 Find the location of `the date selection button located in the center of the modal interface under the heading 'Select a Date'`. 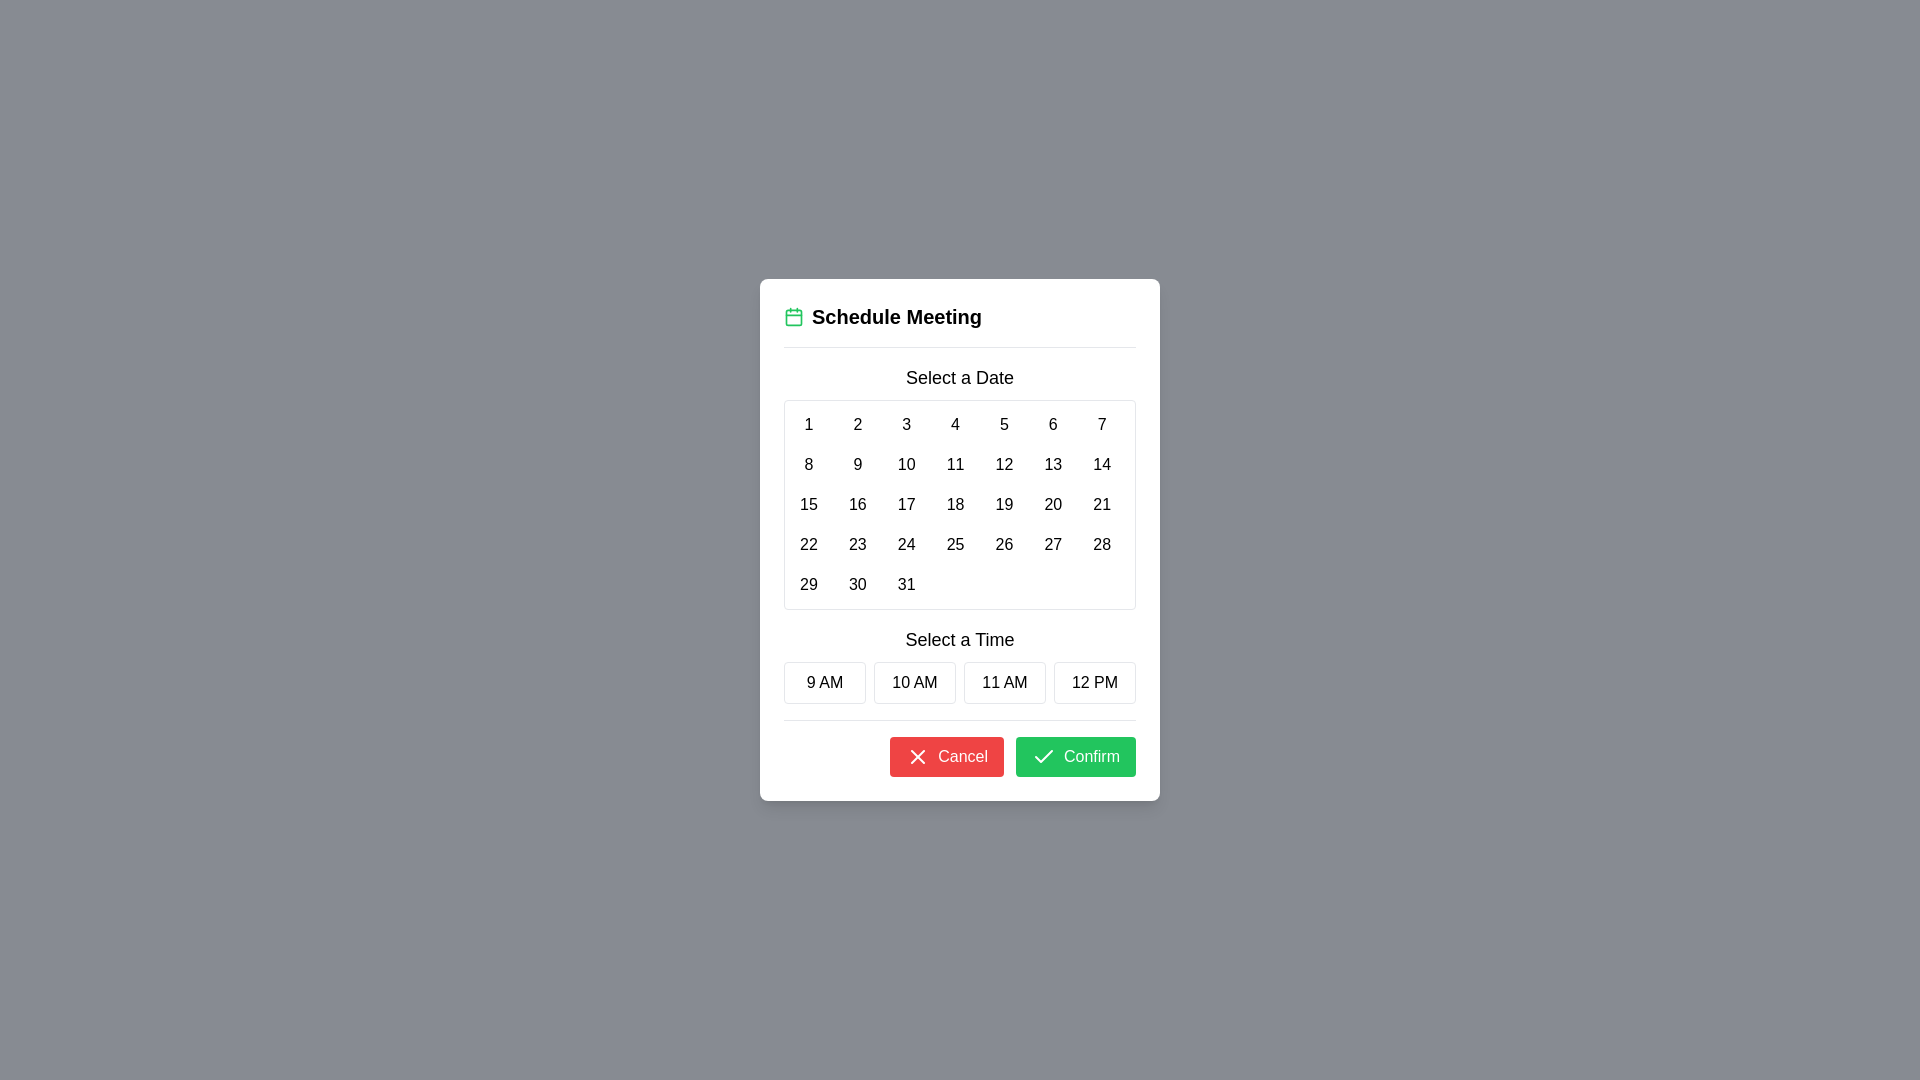

the date selection button located in the center of the modal interface under the heading 'Select a Date' is located at coordinates (905, 423).